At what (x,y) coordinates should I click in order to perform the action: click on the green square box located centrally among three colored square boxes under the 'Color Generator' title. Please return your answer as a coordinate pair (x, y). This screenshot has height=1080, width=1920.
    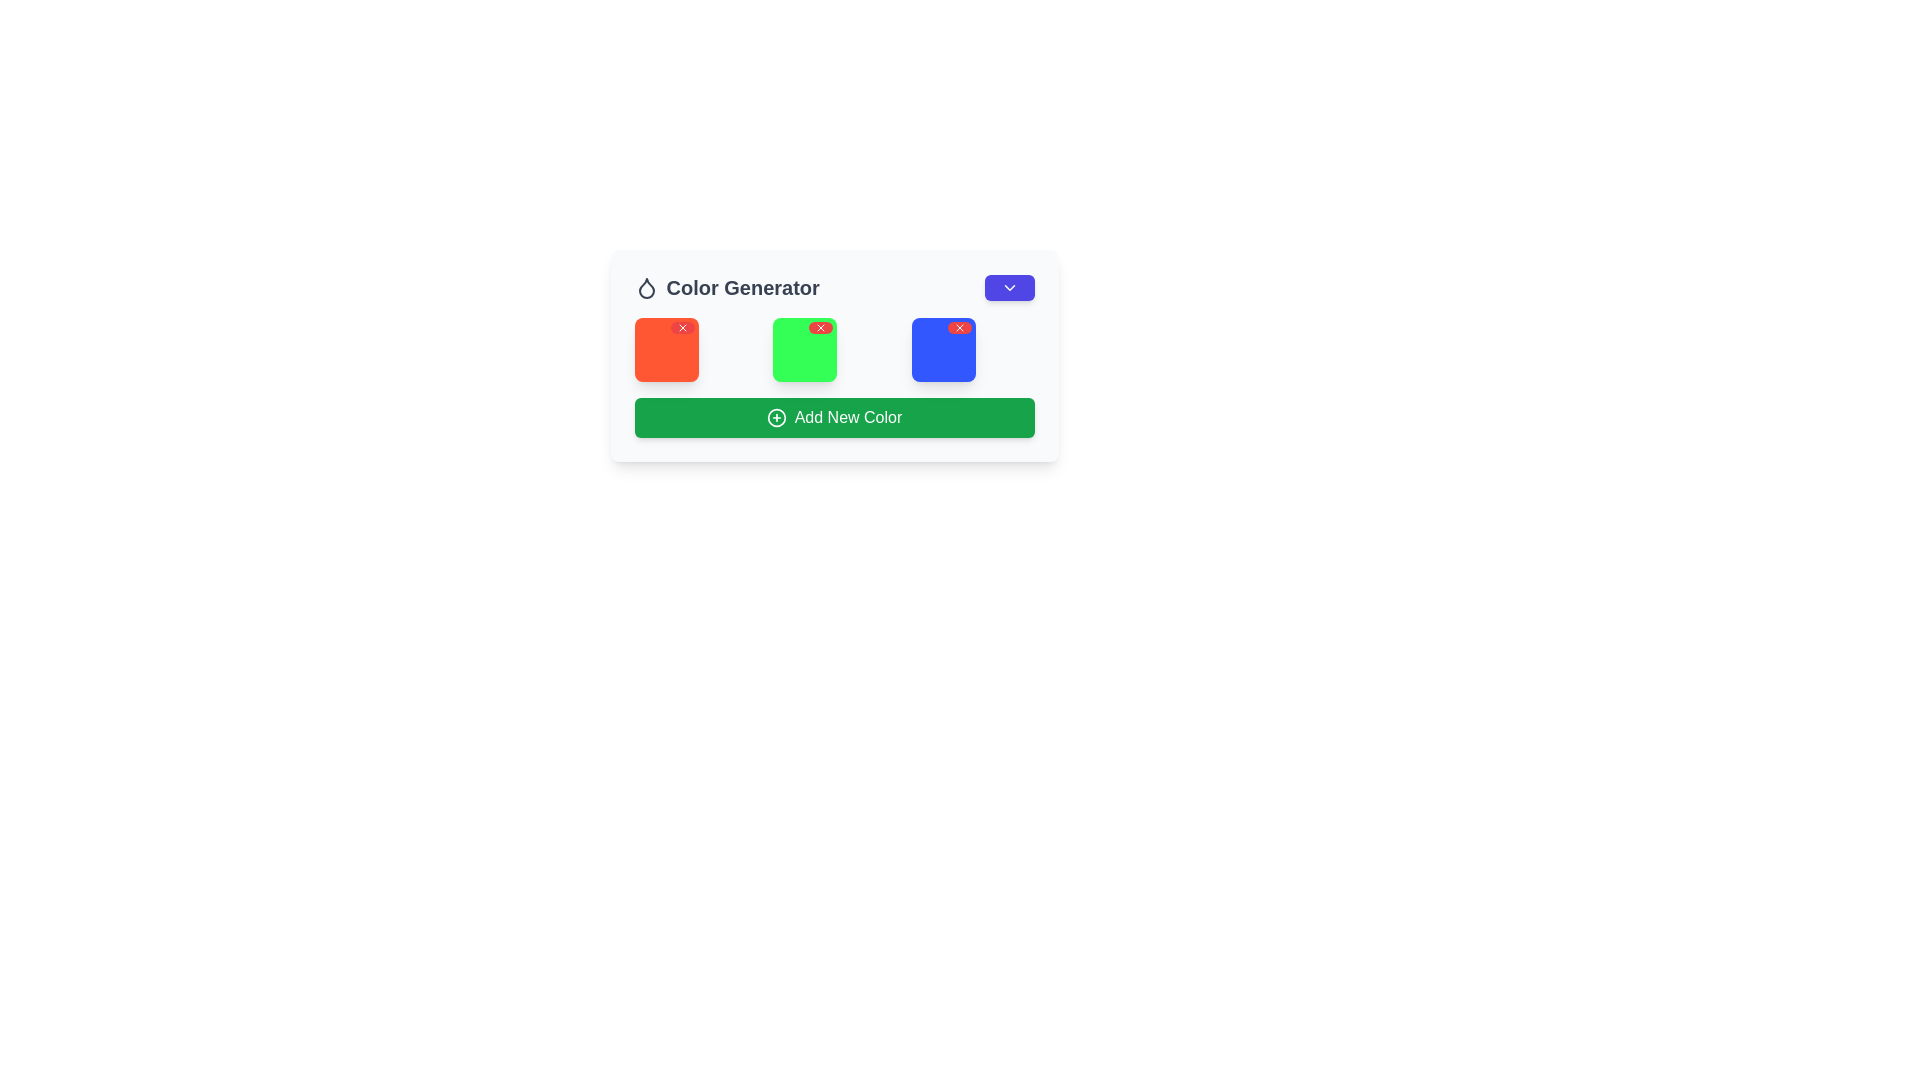
    Looking at the image, I should click on (834, 354).